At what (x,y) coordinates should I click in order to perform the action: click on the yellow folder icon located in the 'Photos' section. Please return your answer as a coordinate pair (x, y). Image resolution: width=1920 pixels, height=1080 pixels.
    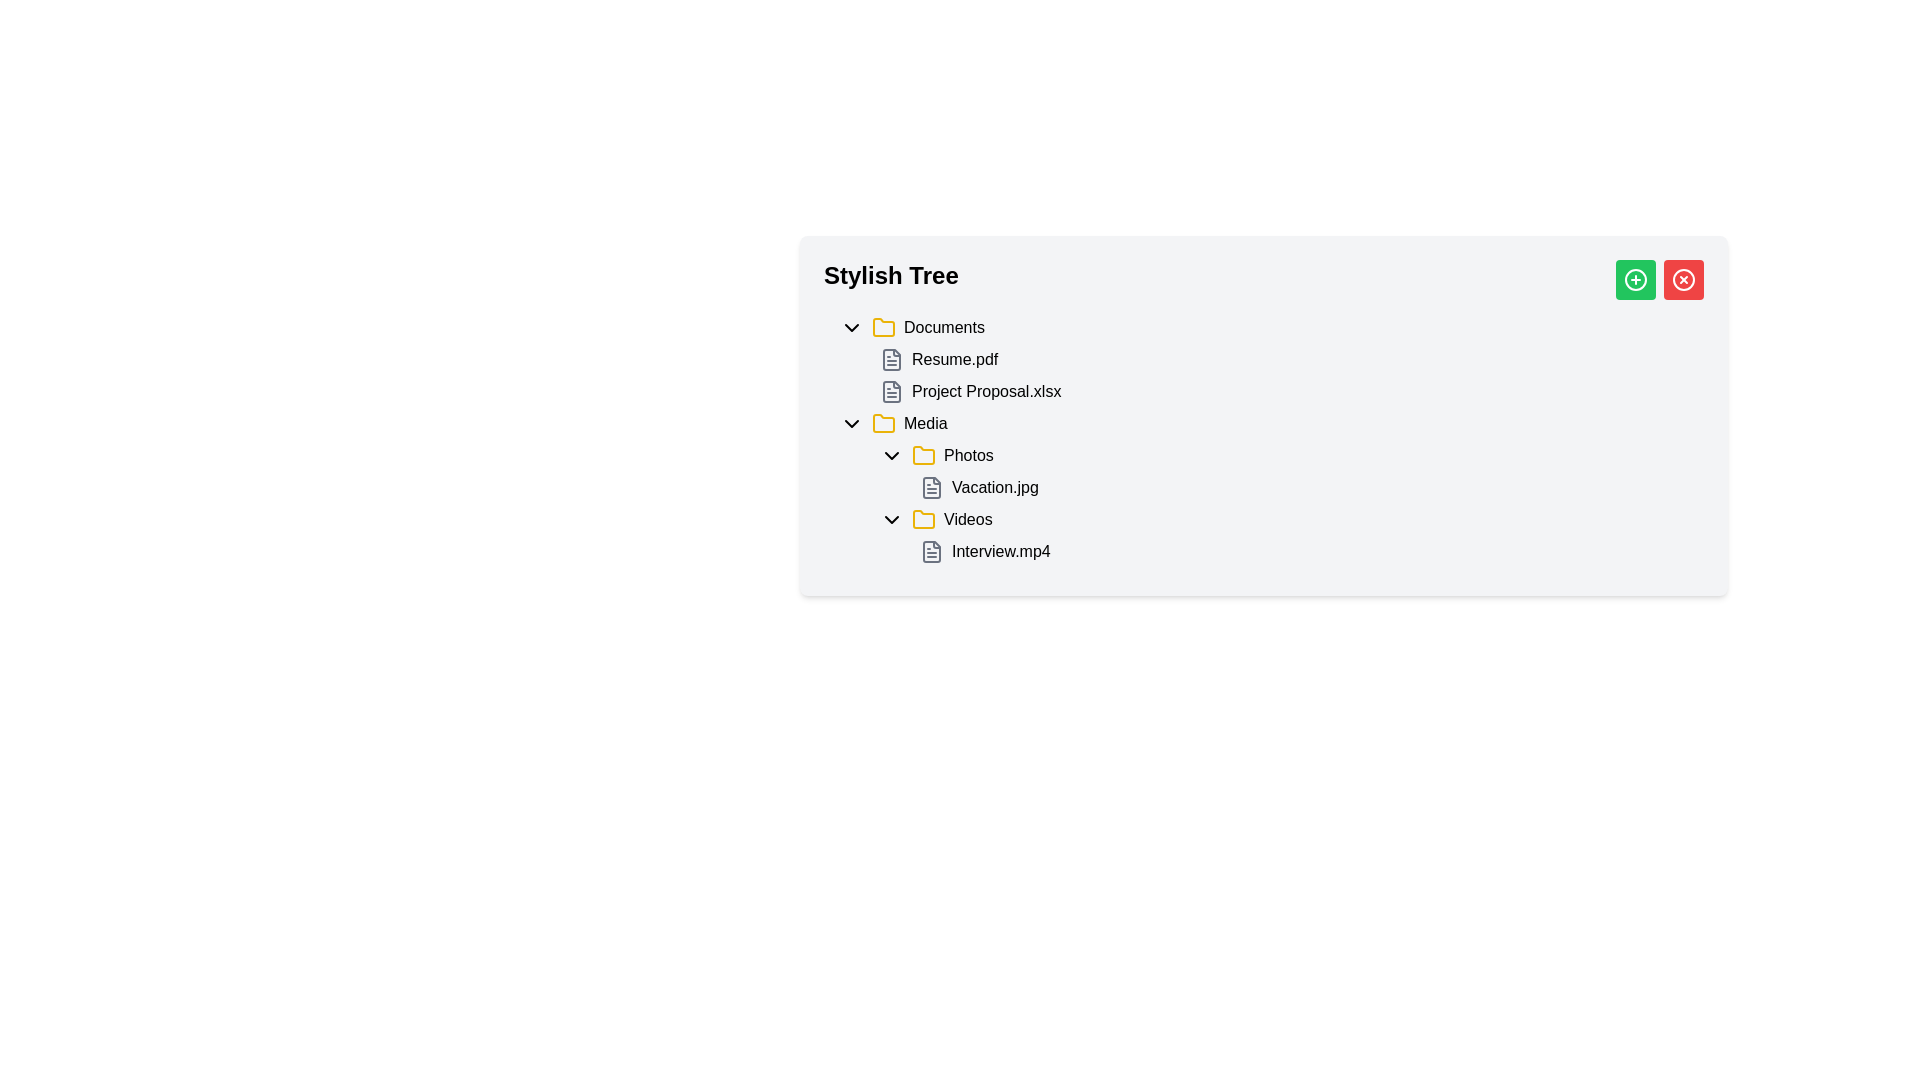
    Looking at the image, I should click on (923, 455).